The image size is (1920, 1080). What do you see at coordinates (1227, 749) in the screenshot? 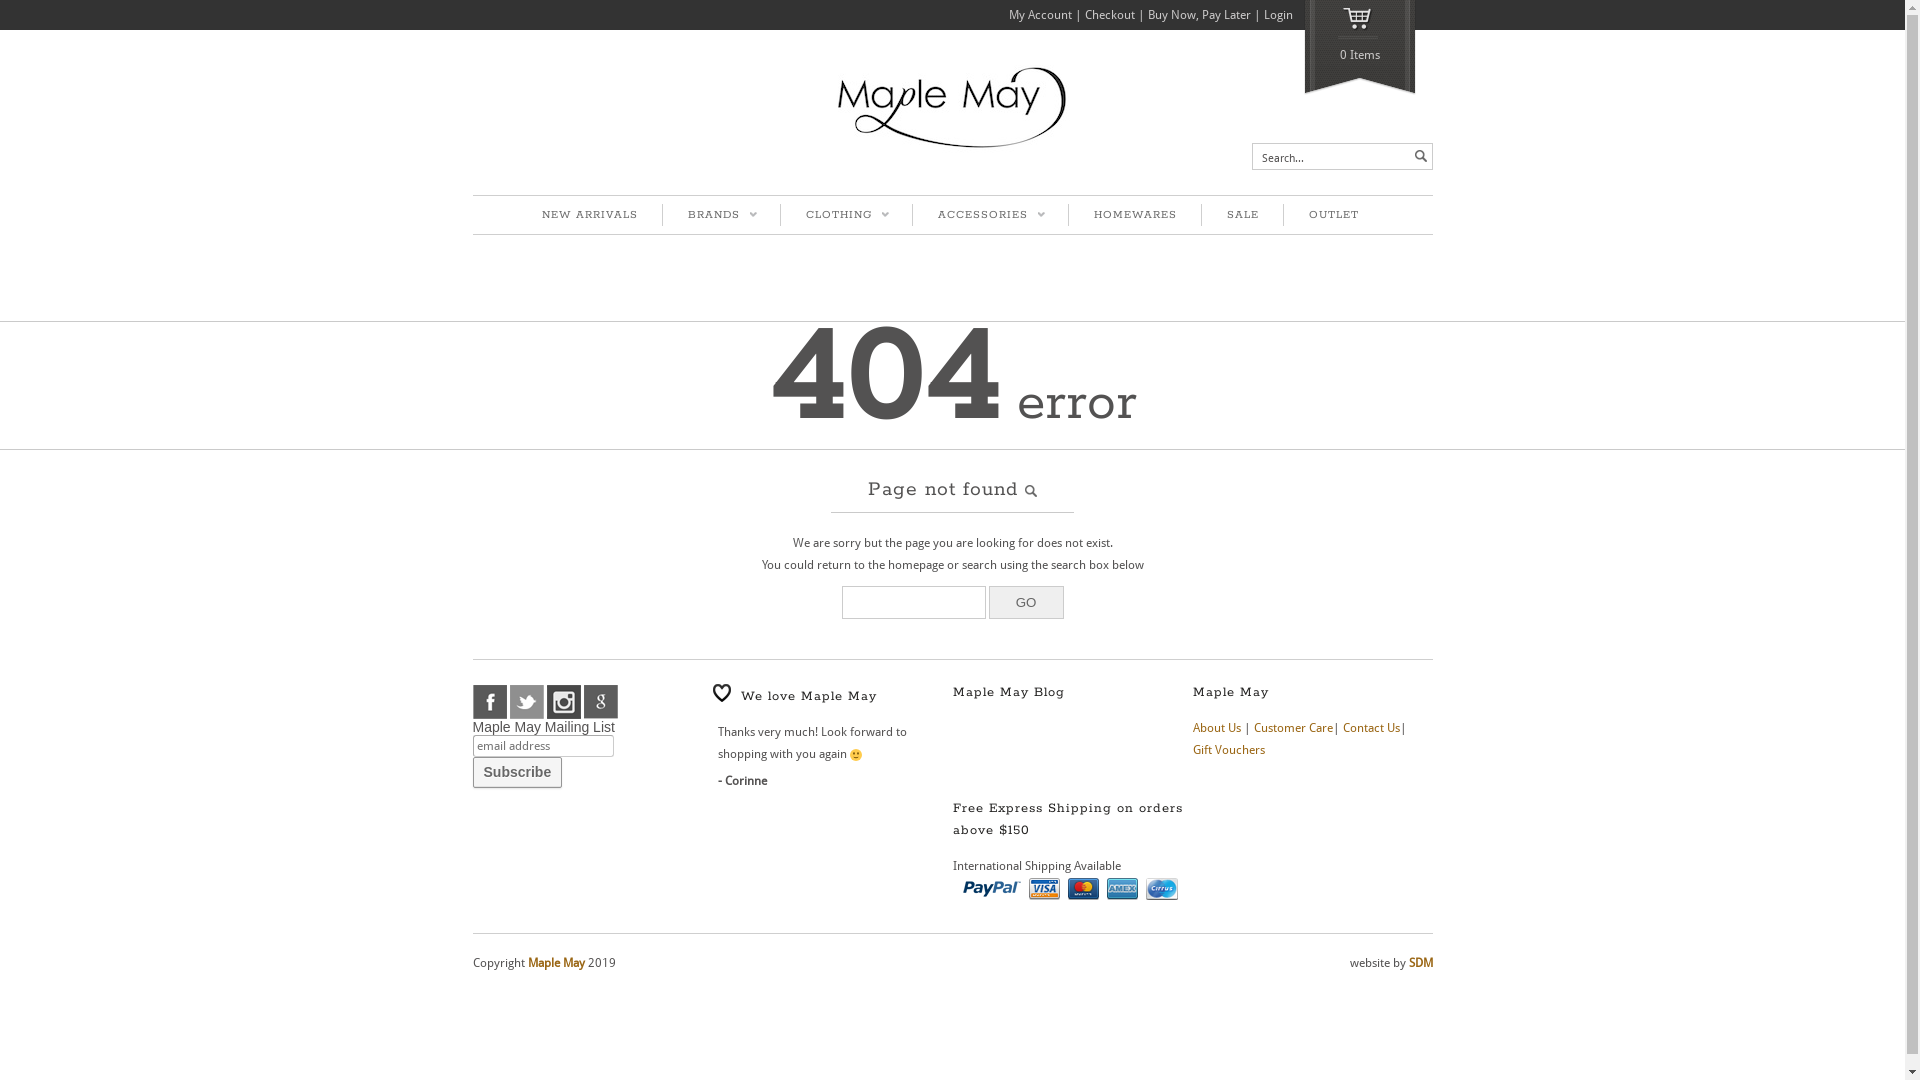
I see `'Gift Vouchers'` at bounding box center [1227, 749].